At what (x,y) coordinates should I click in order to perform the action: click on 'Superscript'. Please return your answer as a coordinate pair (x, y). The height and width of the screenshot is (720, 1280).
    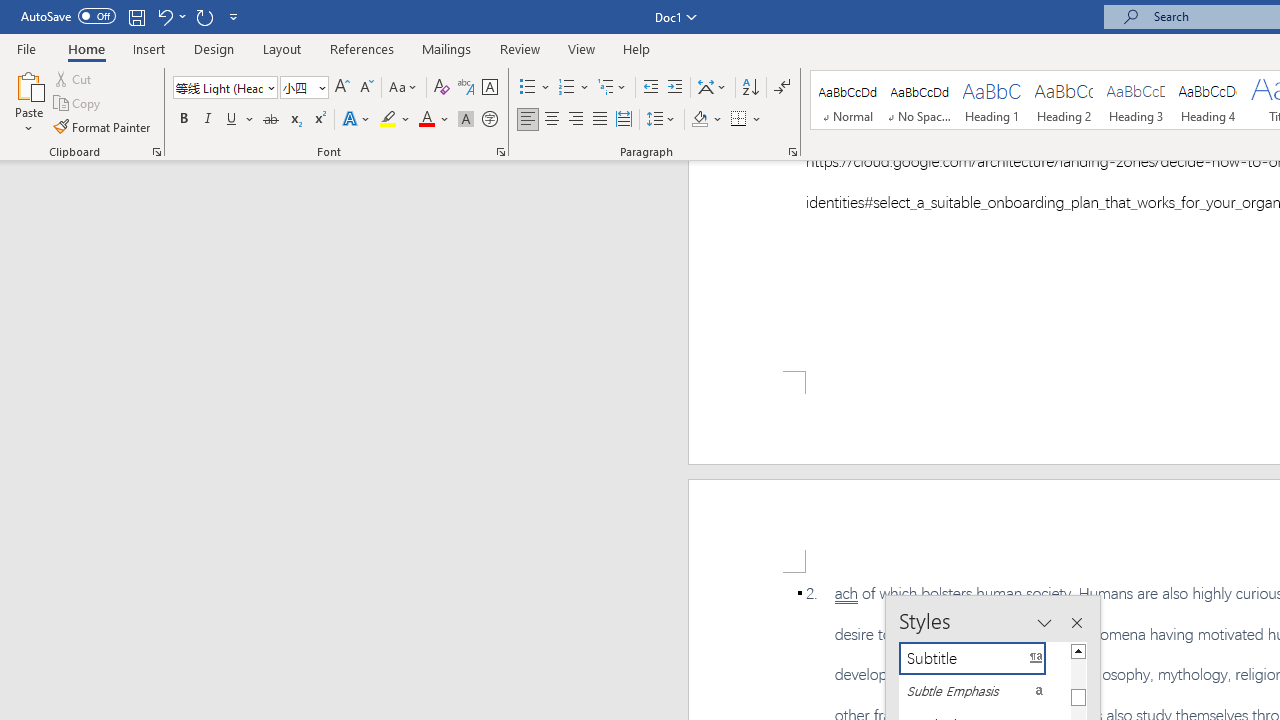
    Looking at the image, I should click on (318, 119).